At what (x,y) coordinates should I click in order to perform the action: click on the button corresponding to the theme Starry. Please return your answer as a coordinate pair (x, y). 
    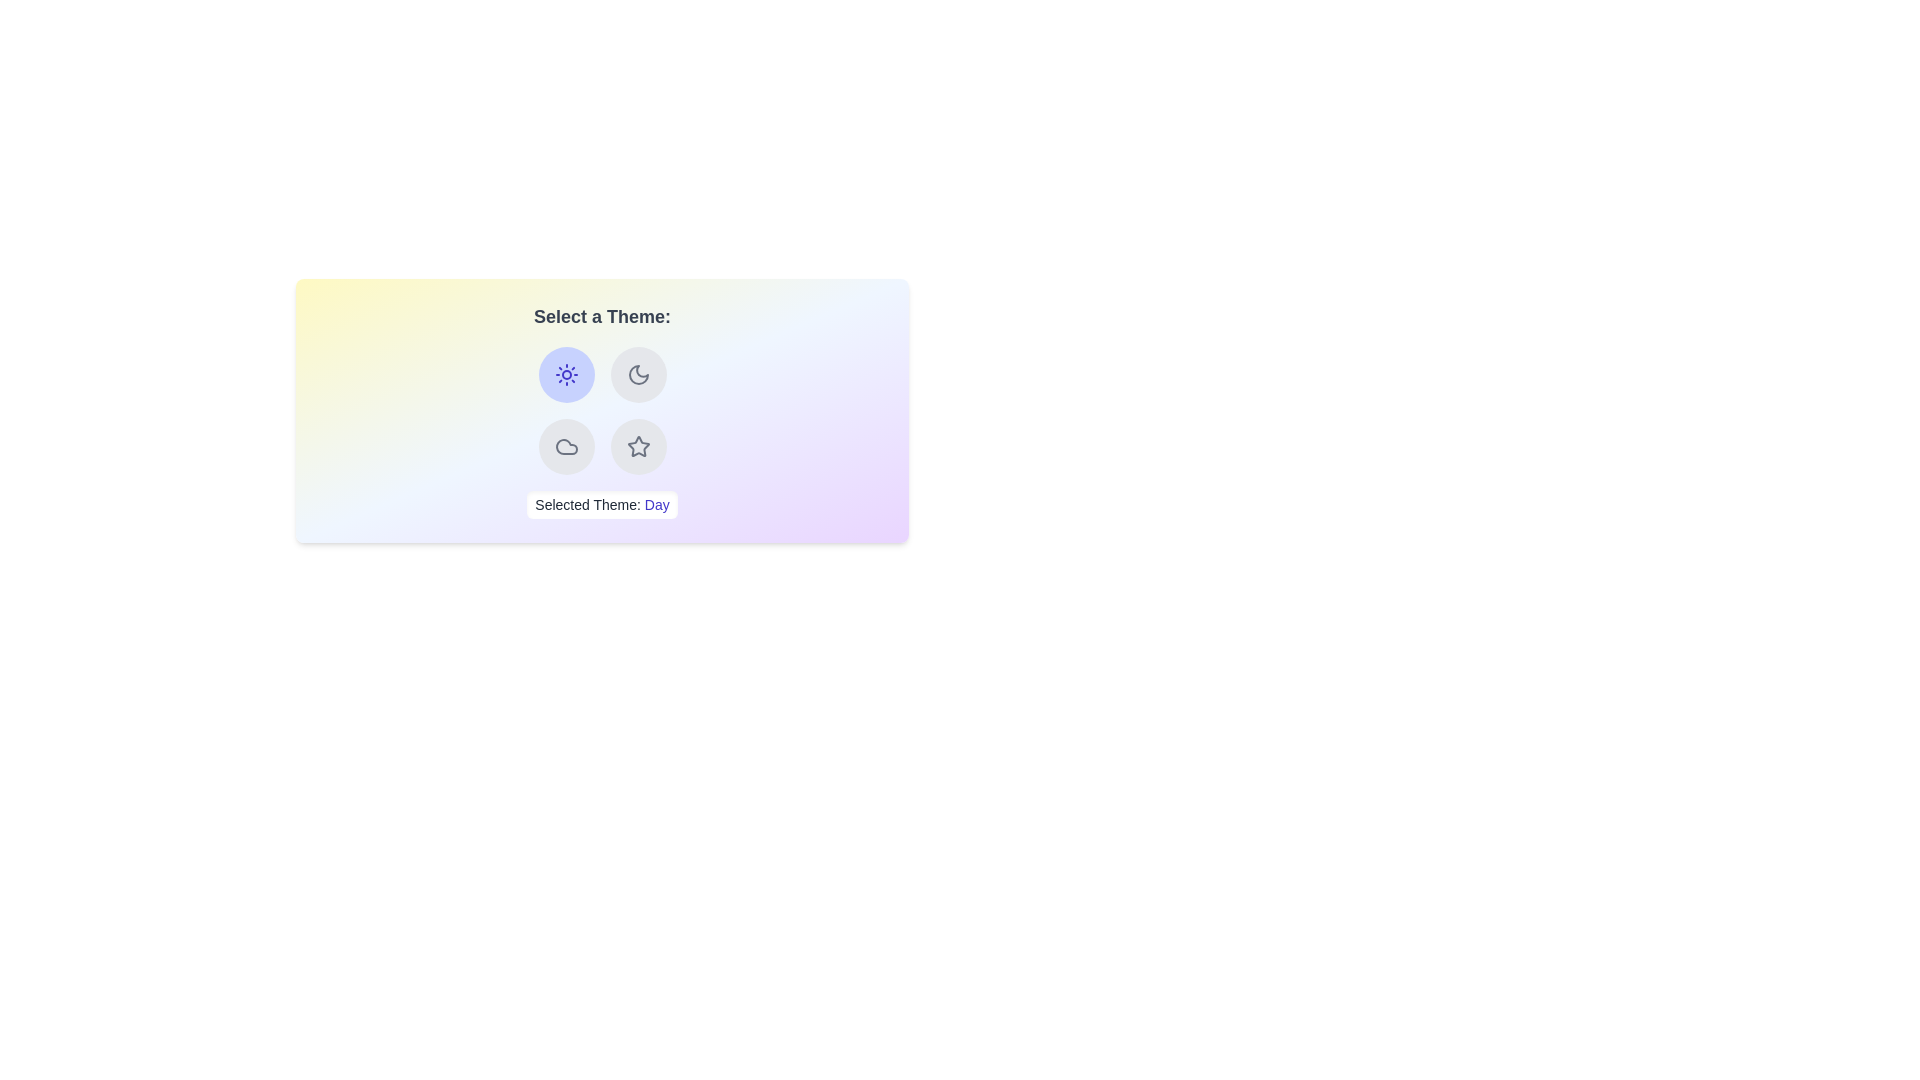
    Looking at the image, I should click on (637, 446).